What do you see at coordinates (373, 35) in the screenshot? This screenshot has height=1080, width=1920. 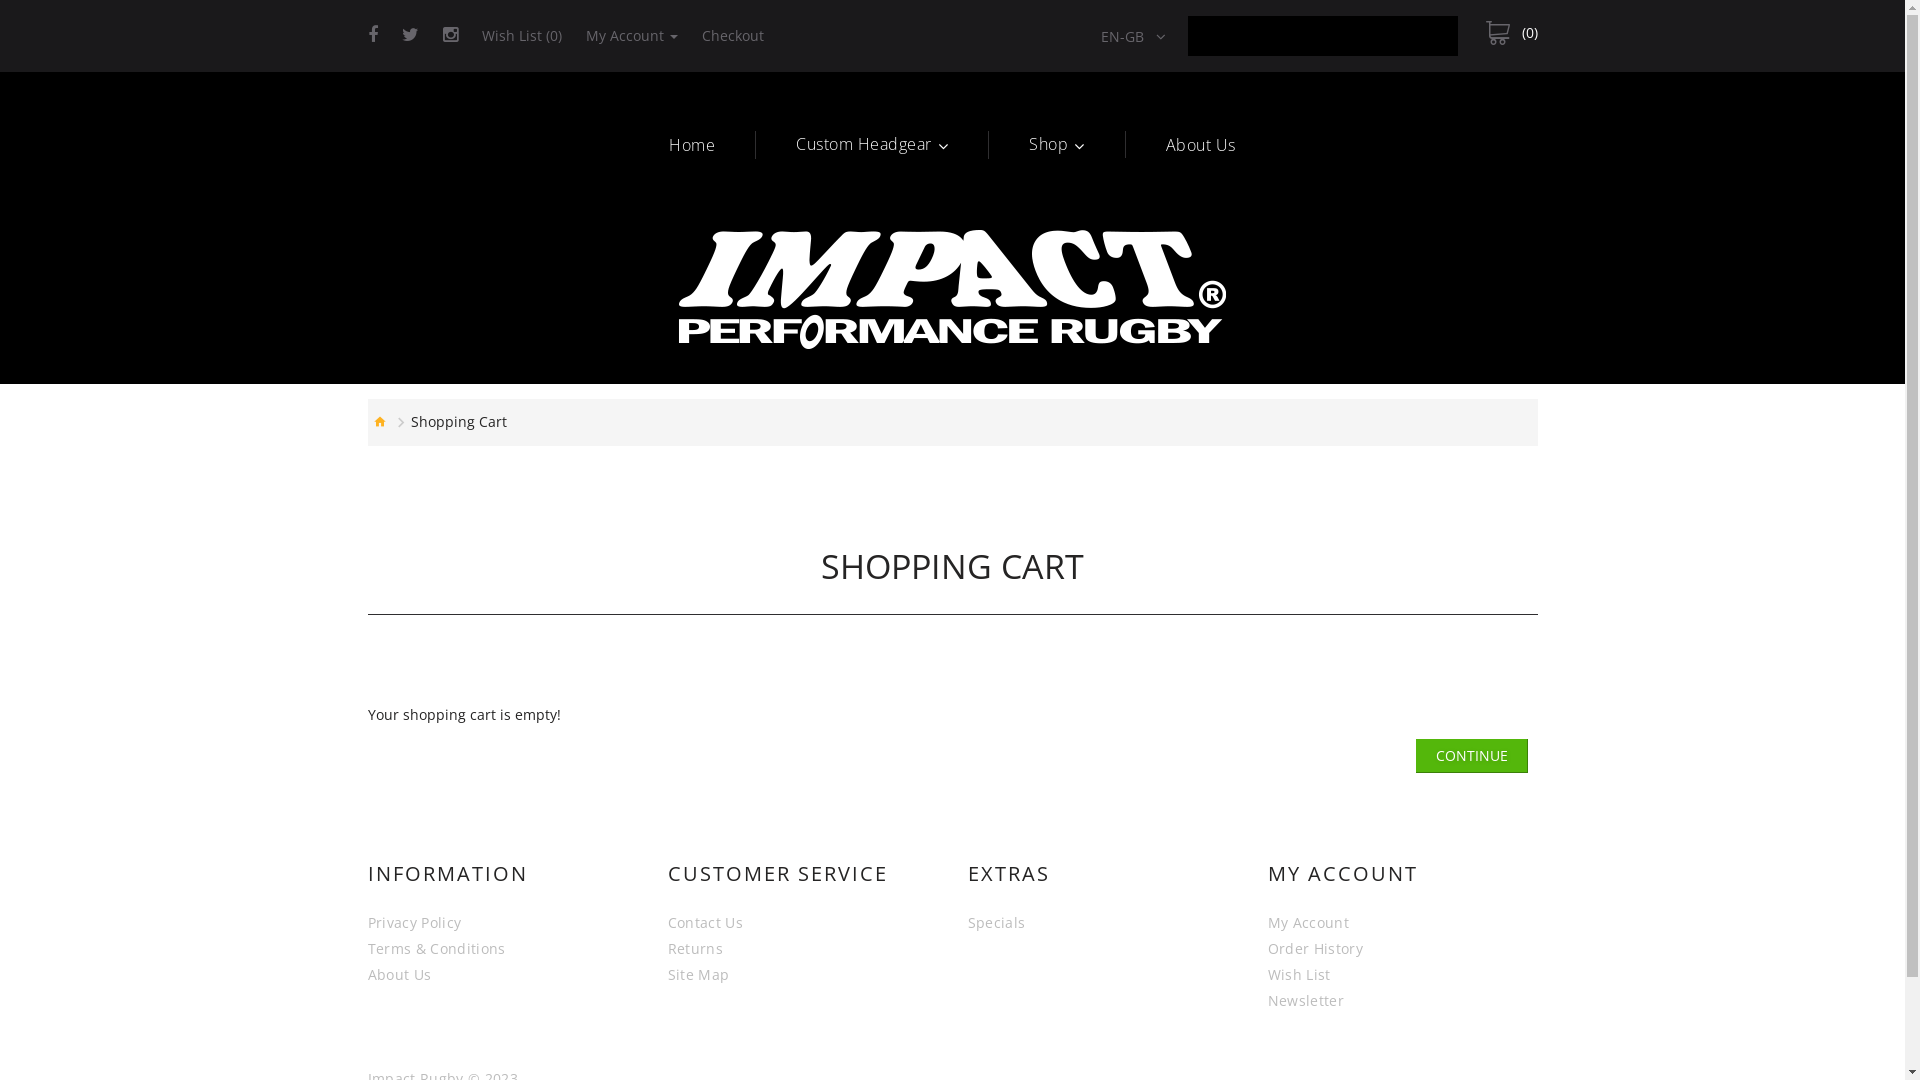 I see `'Facebook'` at bounding box center [373, 35].